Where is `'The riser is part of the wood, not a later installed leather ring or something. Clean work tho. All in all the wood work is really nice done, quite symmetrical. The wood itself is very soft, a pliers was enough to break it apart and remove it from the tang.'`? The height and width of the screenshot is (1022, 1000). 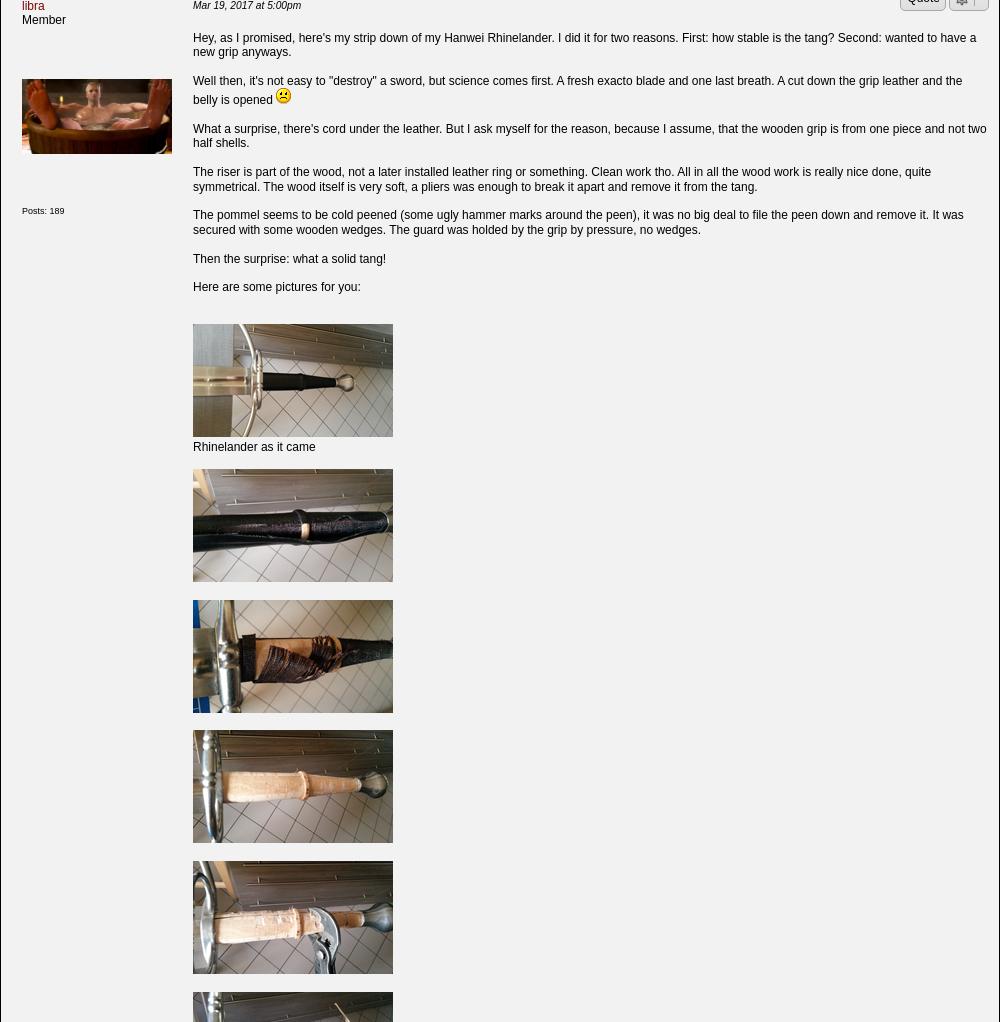
'The riser is part of the wood, not a later installed leather ring or something. Clean work tho. All in all the wood work is really nice done, quite symmetrical. The wood itself is very soft, a pliers was enough to break it apart and remove it from the tang.' is located at coordinates (562, 177).